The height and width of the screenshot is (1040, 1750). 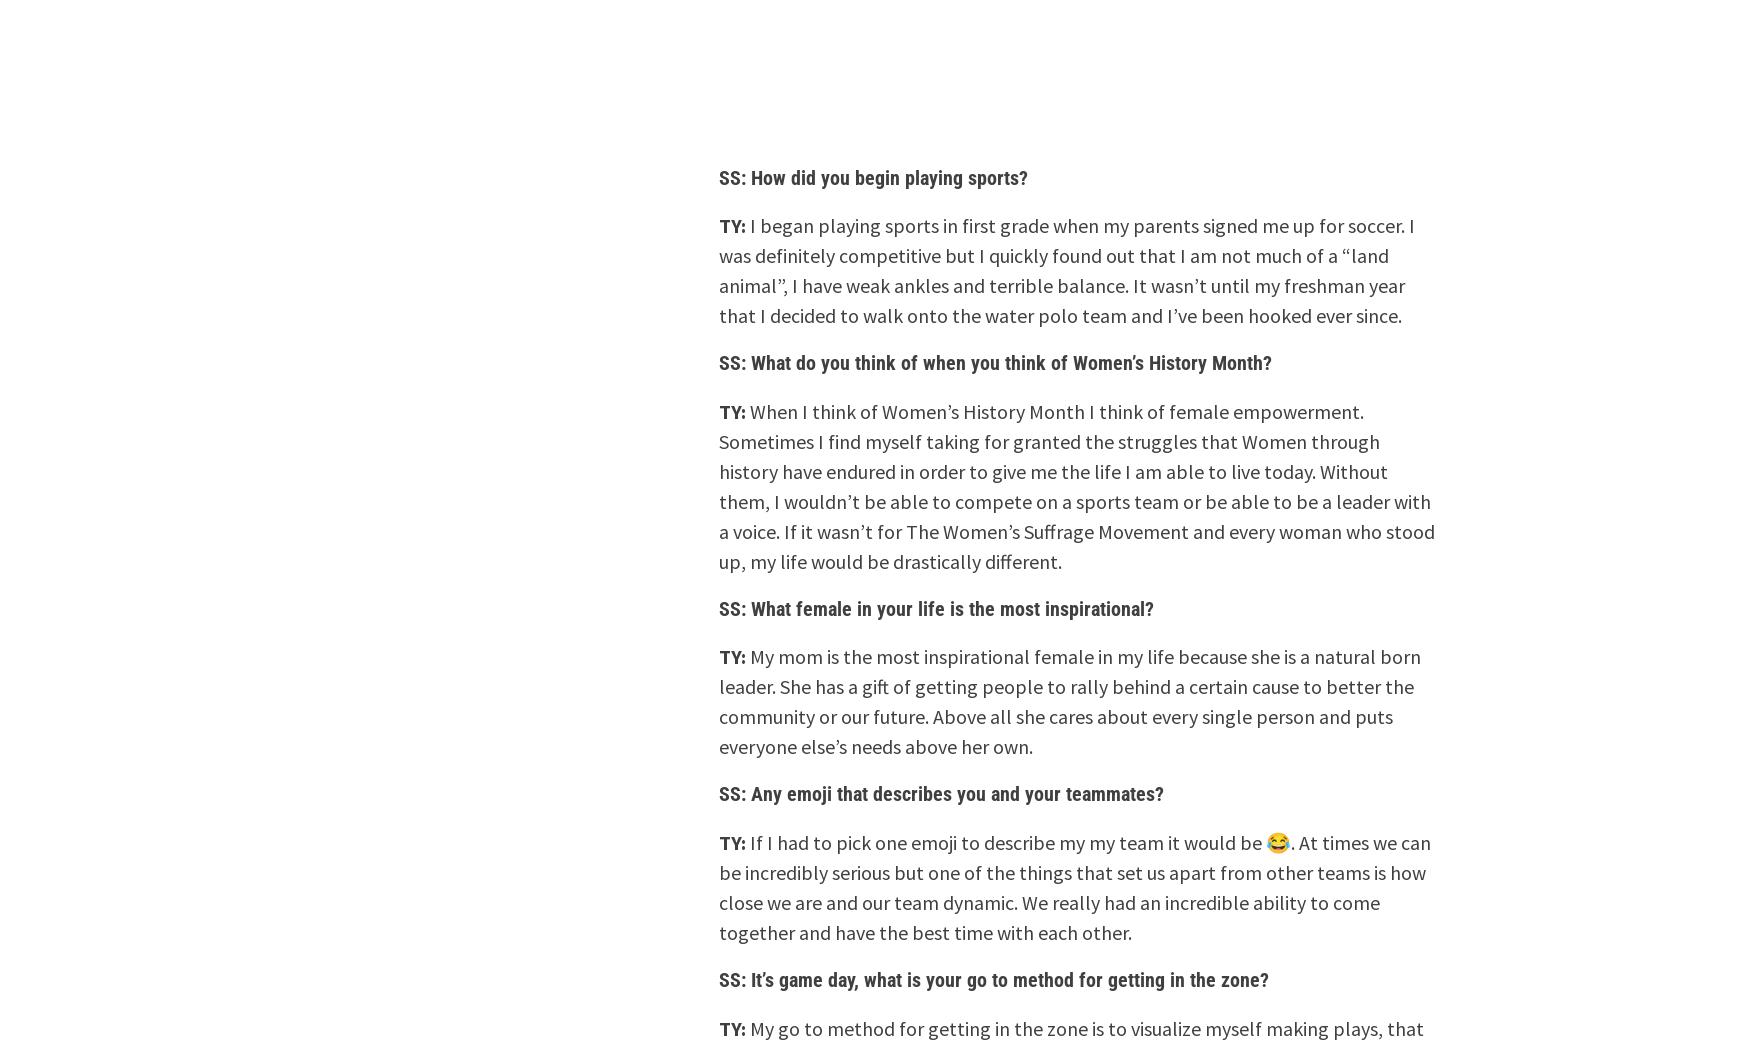 I want to click on 'SS: Any emoji that describes you and your teammates?', so click(x=941, y=793).